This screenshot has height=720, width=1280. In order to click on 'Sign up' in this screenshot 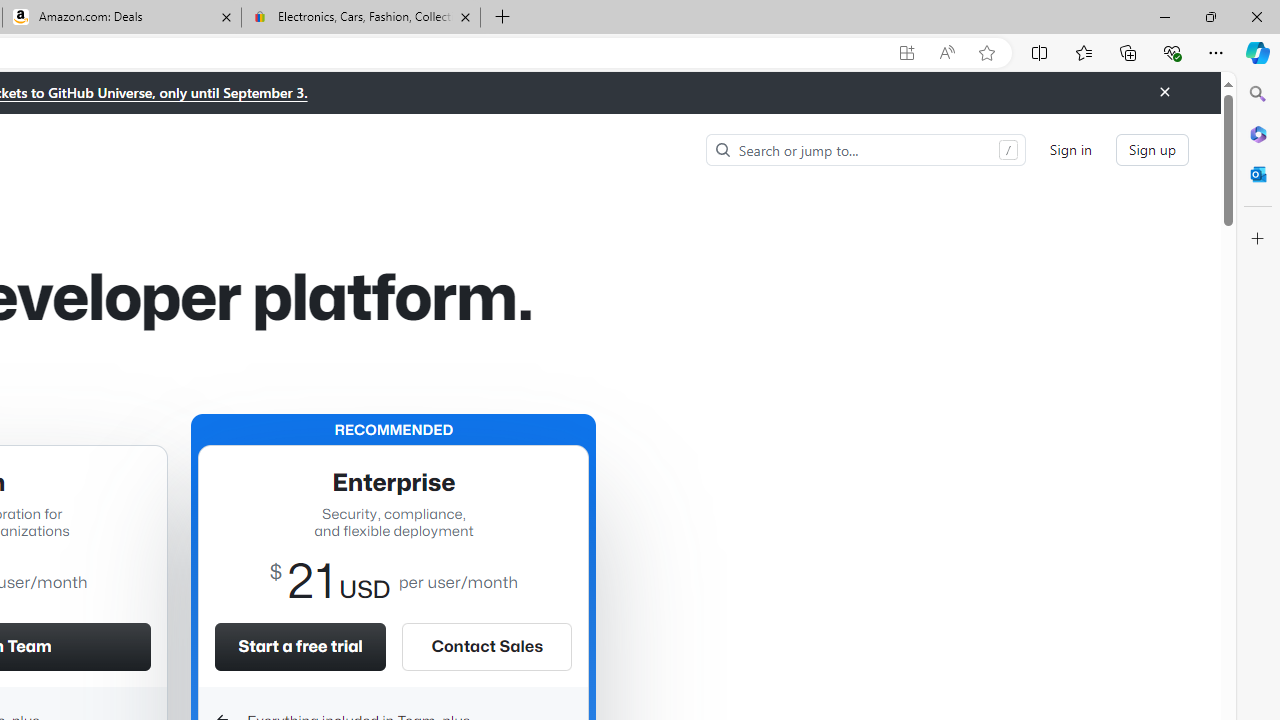, I will do `click(1152, 148)`.